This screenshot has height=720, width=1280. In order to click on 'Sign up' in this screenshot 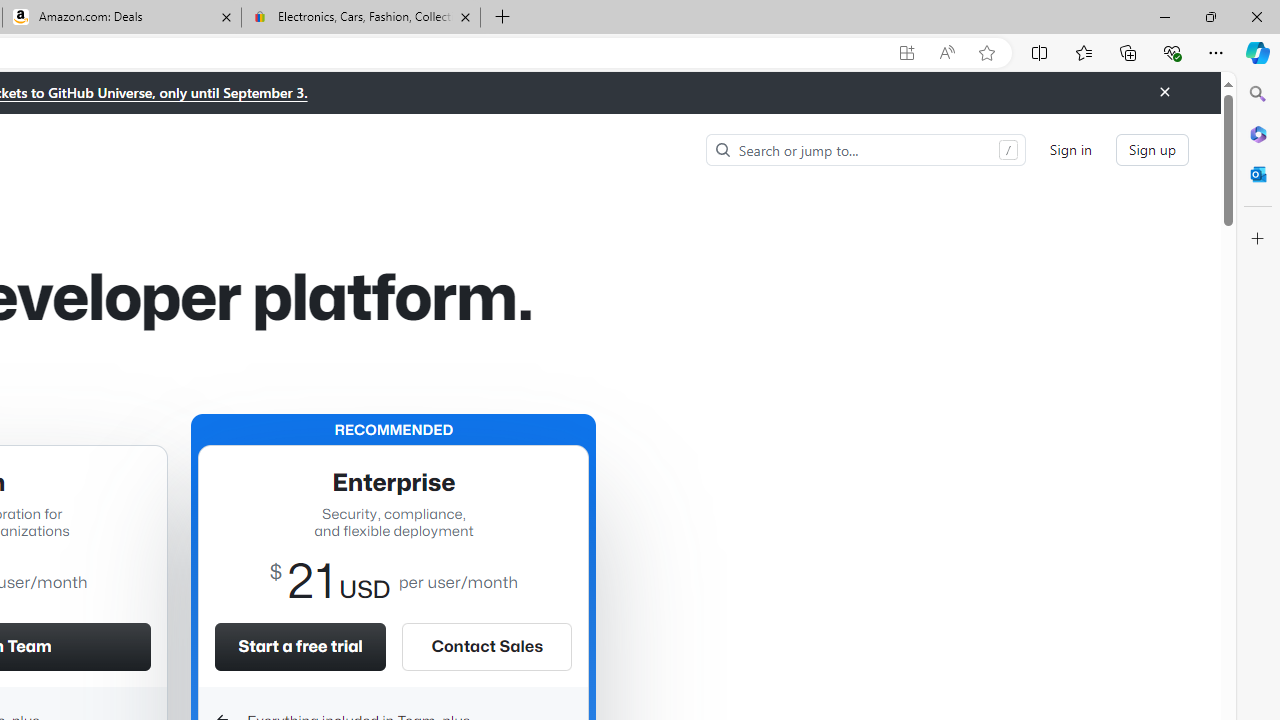, I will do `click(1152, 148)`.